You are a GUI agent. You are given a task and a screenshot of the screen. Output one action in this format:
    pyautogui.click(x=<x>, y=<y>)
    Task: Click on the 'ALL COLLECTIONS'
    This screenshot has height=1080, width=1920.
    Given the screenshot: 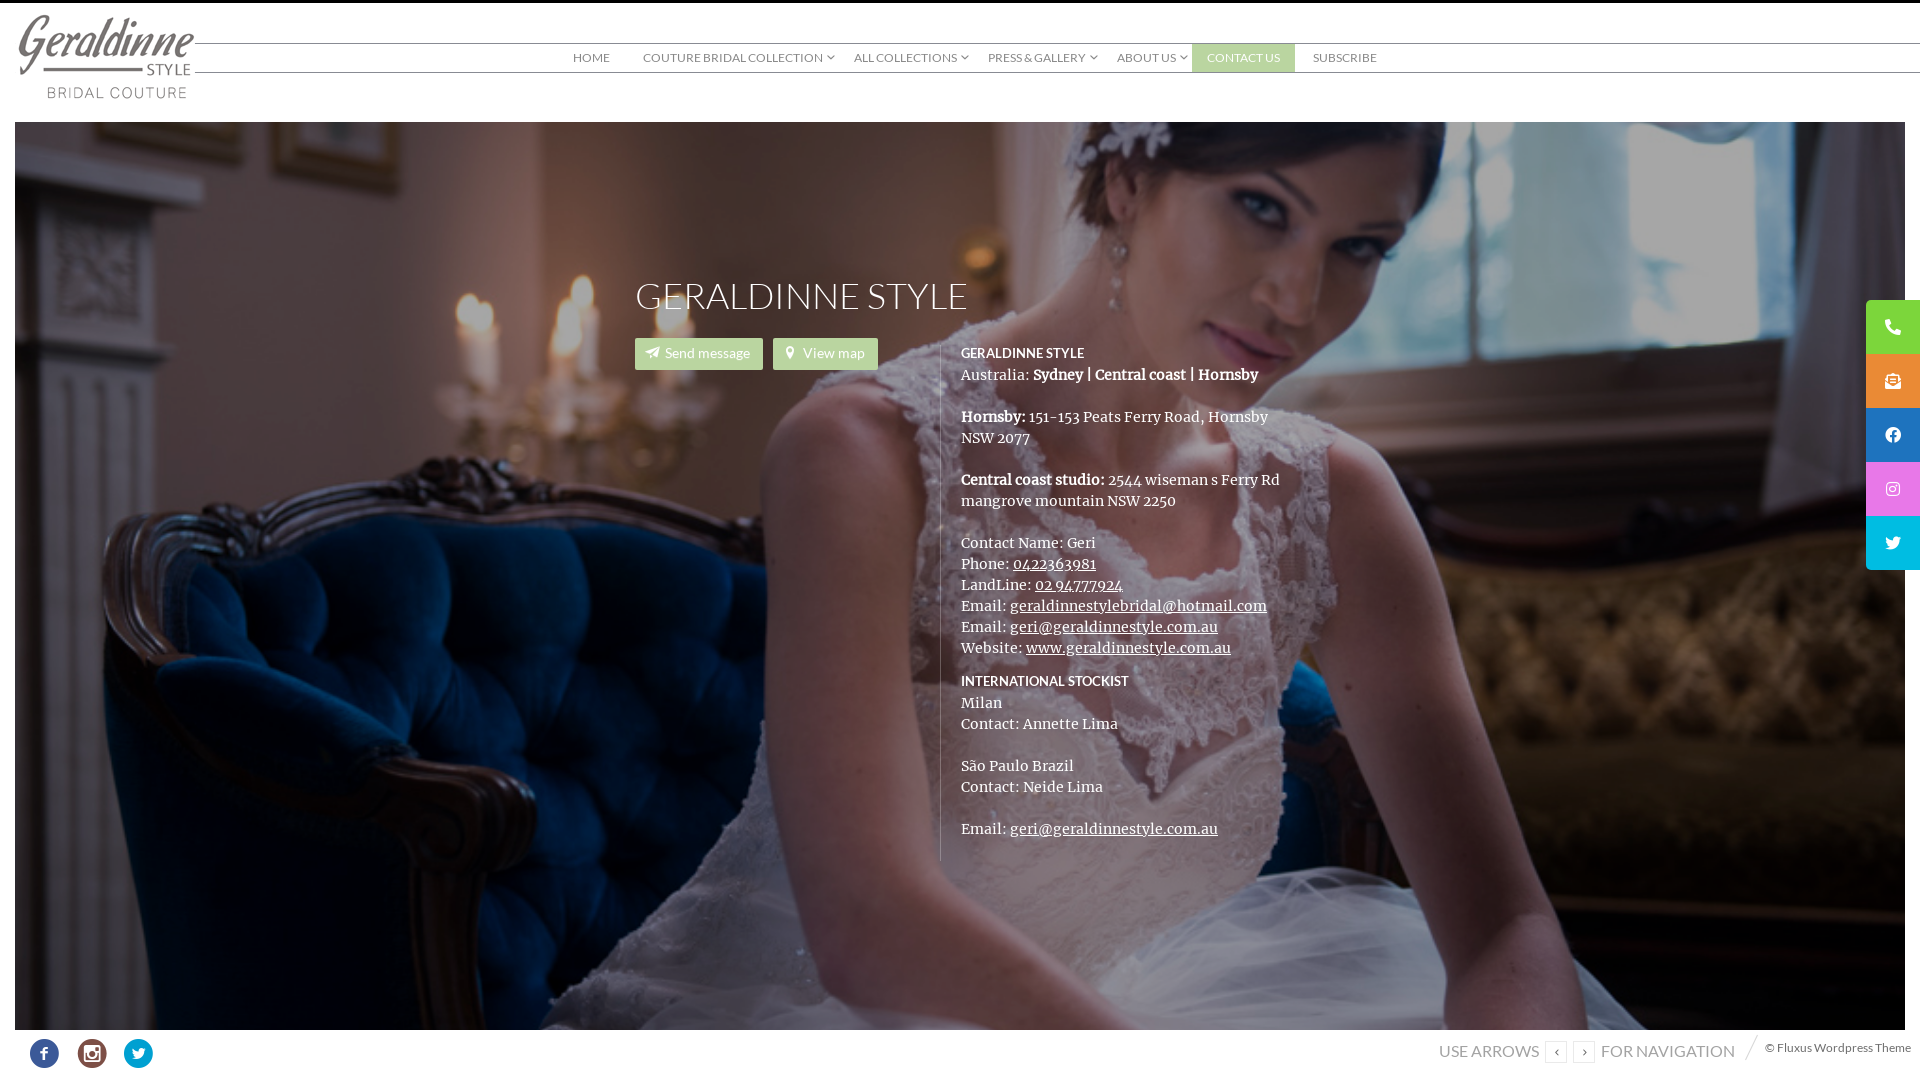 What is the action you would take?
    pyautogui.click(x=903, y=56)
    